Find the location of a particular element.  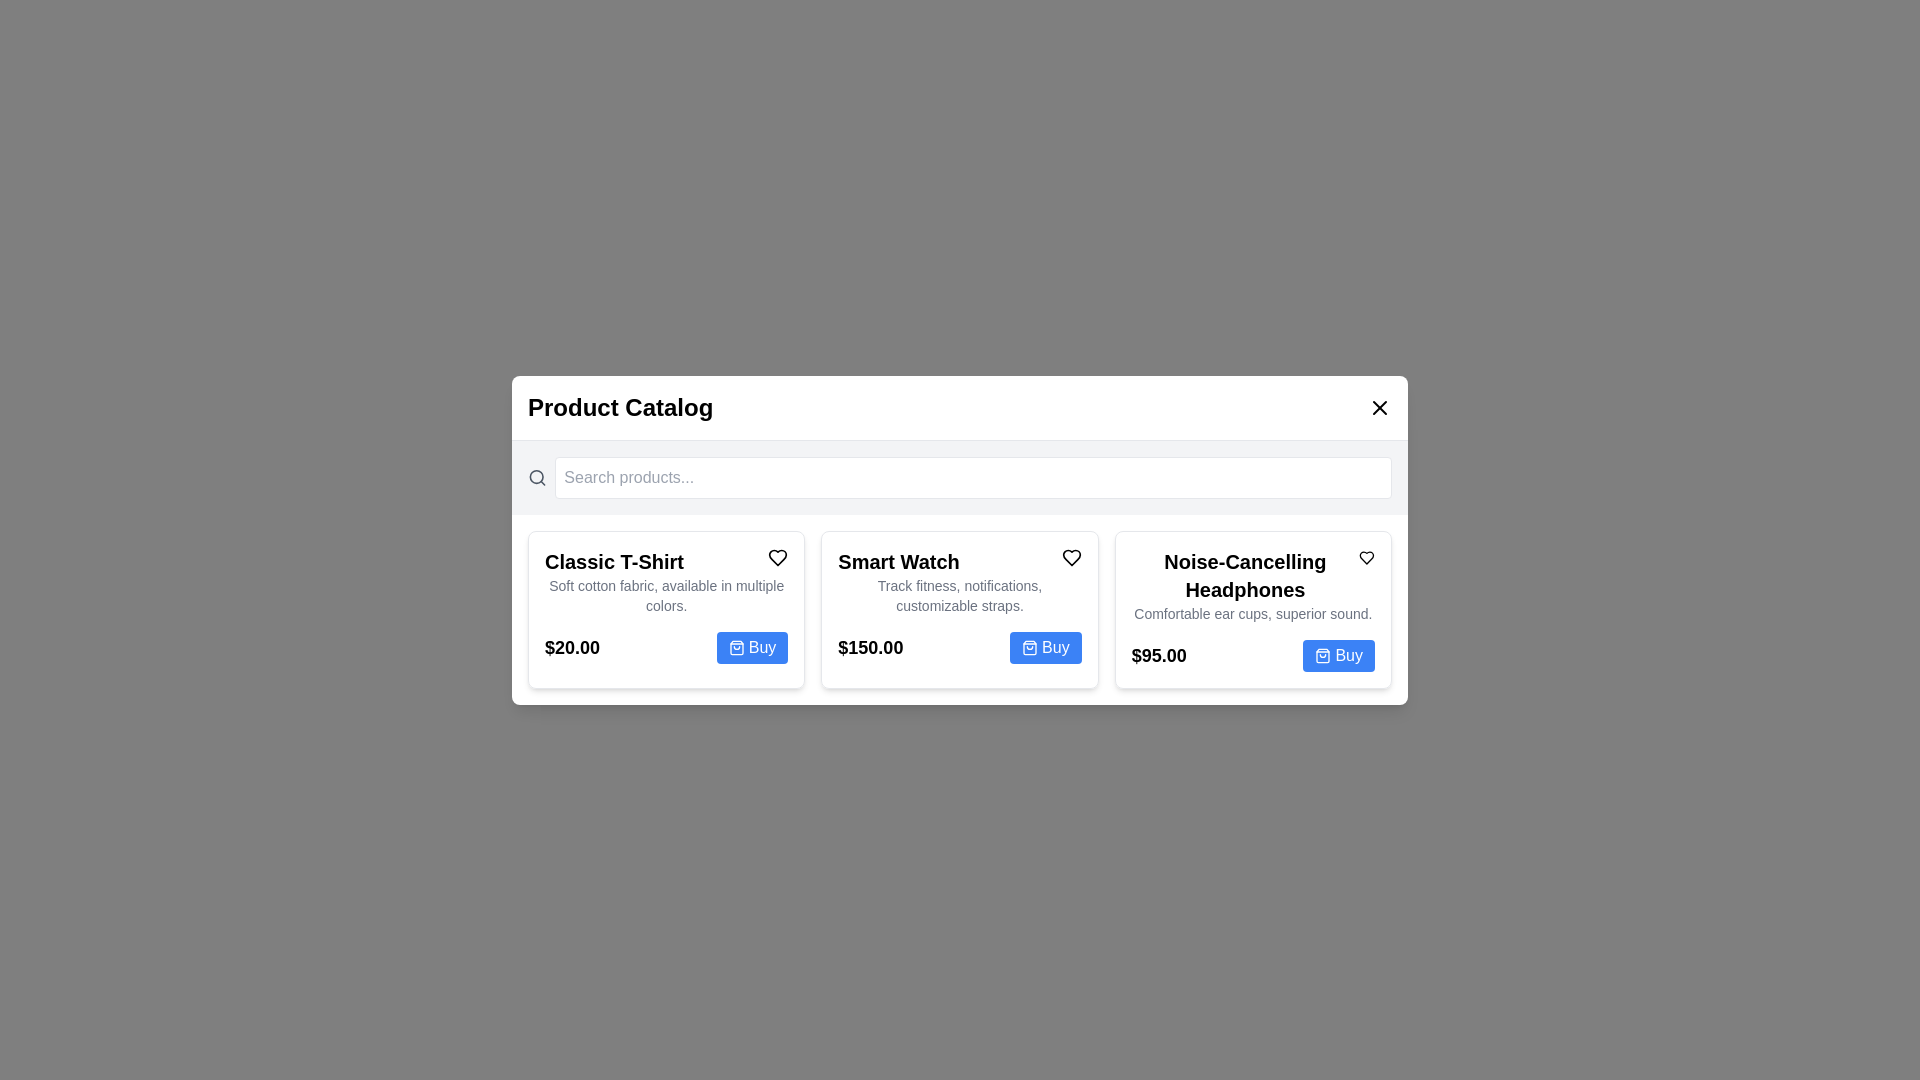

the 'Buy' button for the product 'Noise-Cancelling Headphones' to add it to the shopping cart is located at coordinates (1339, 655).